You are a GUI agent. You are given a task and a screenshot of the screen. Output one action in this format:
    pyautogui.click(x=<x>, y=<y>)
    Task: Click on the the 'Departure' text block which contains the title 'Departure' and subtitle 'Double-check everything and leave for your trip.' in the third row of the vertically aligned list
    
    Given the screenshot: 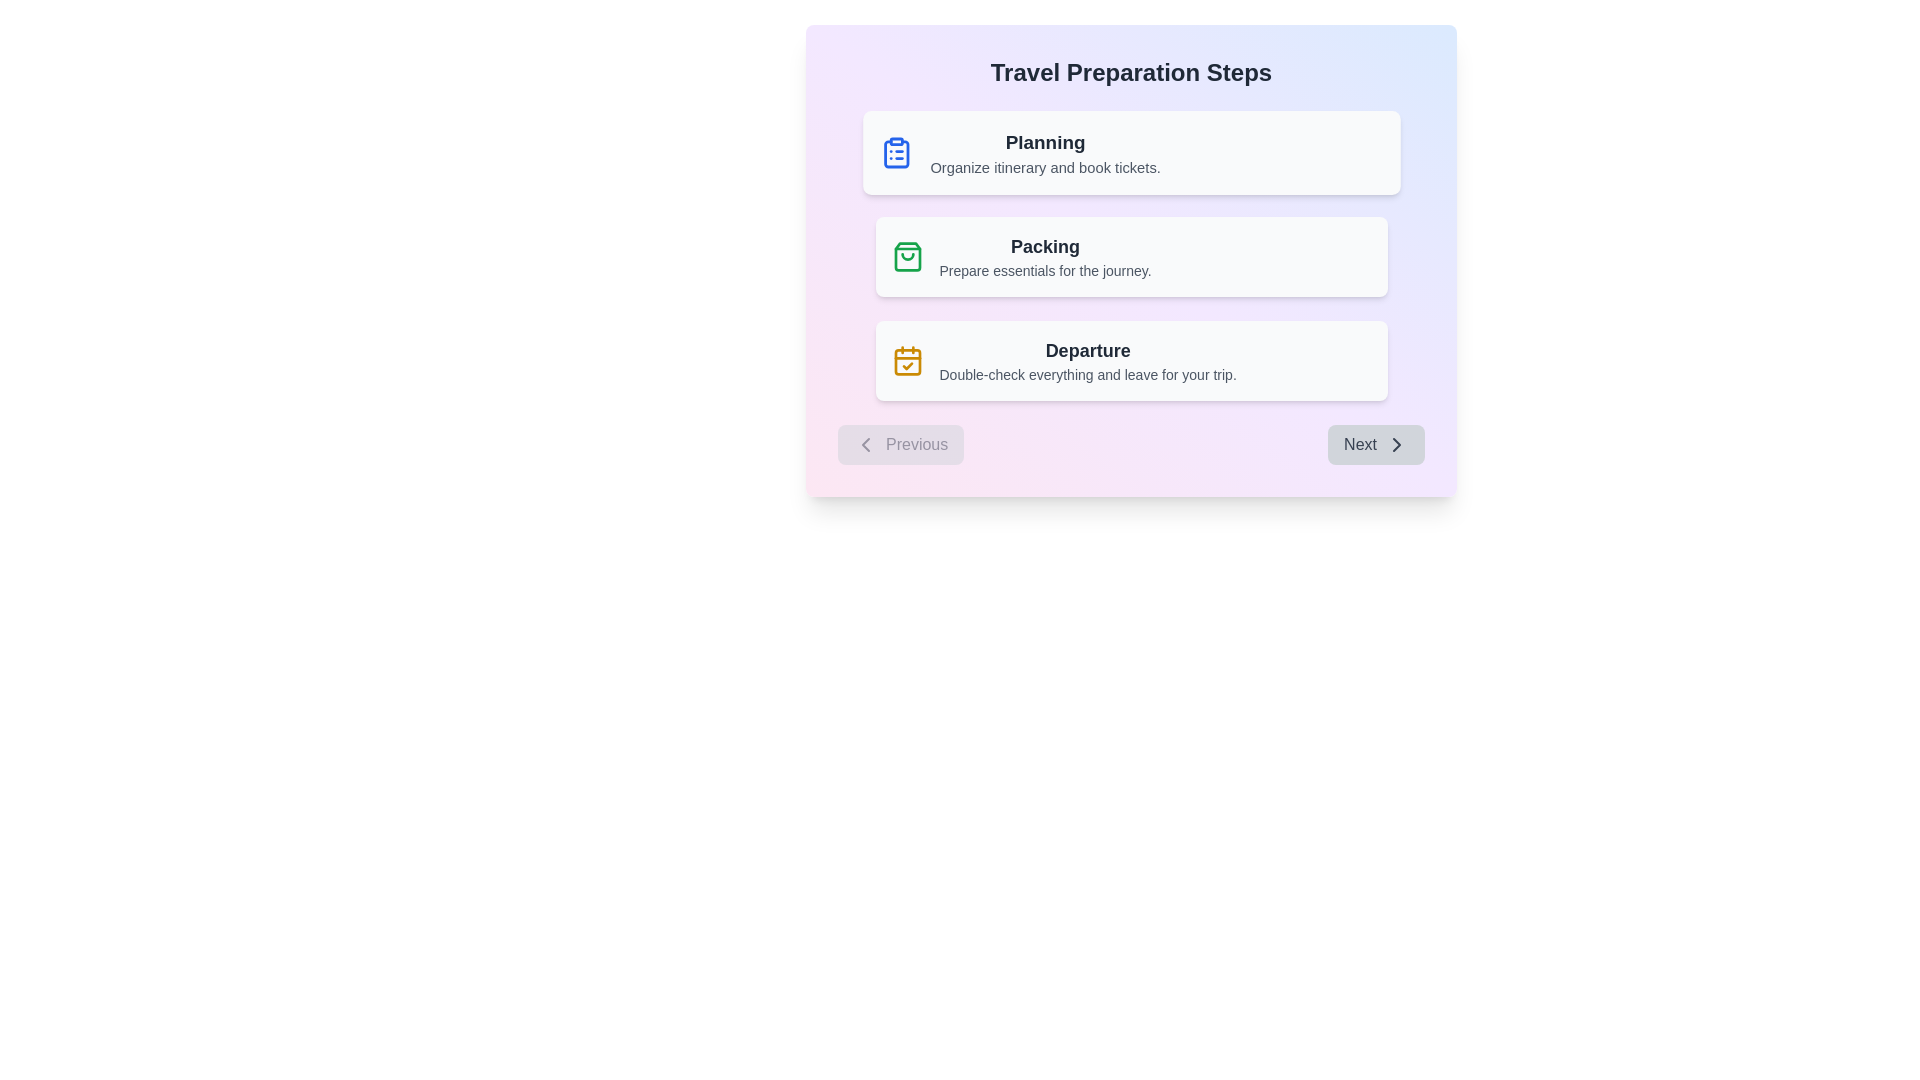 What is the action you would take?
    pyautogui.click(x=1087, y=361)
    